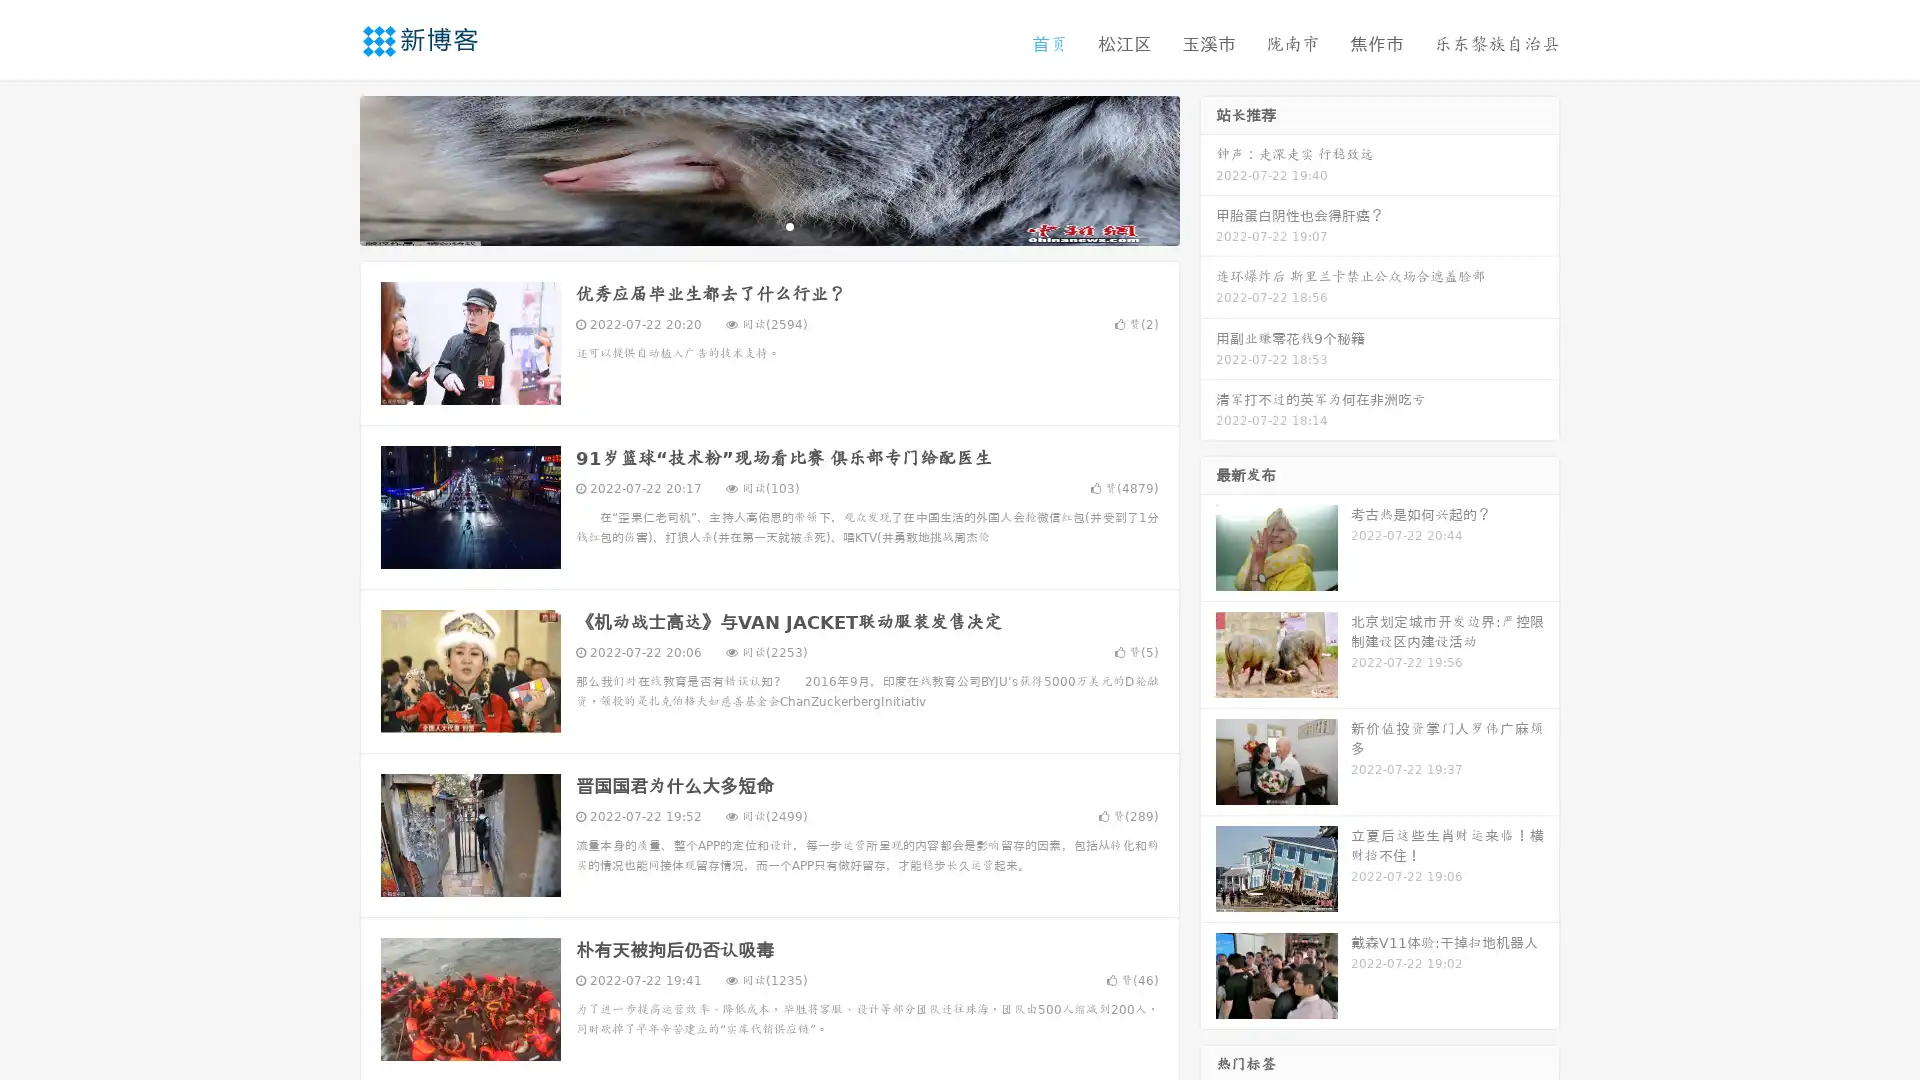  I want to click on Go to slide 1, so click(748, 225).